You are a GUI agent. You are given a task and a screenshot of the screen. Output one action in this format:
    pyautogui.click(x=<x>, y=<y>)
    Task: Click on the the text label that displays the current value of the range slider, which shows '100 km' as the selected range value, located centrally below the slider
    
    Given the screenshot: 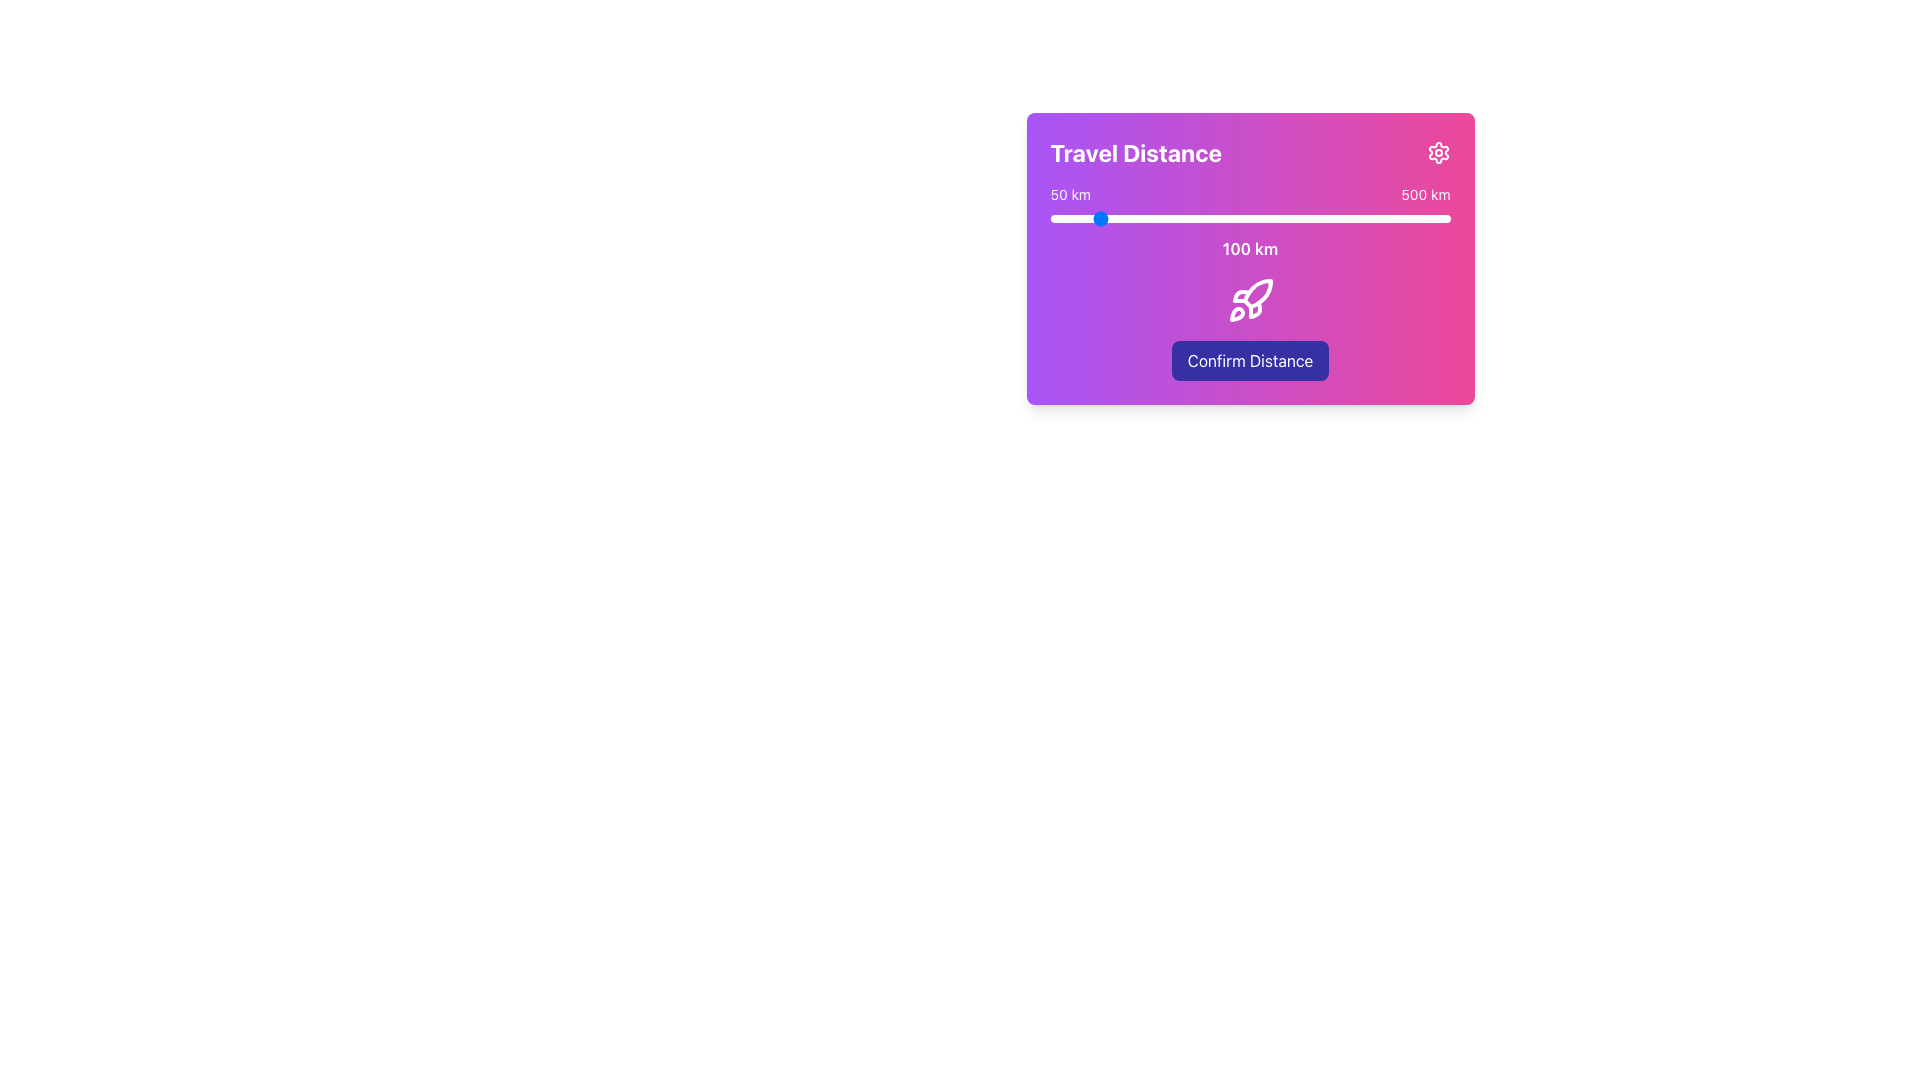 What is the action you would take?
    pyautogui.click(x=1249, y=248)
    